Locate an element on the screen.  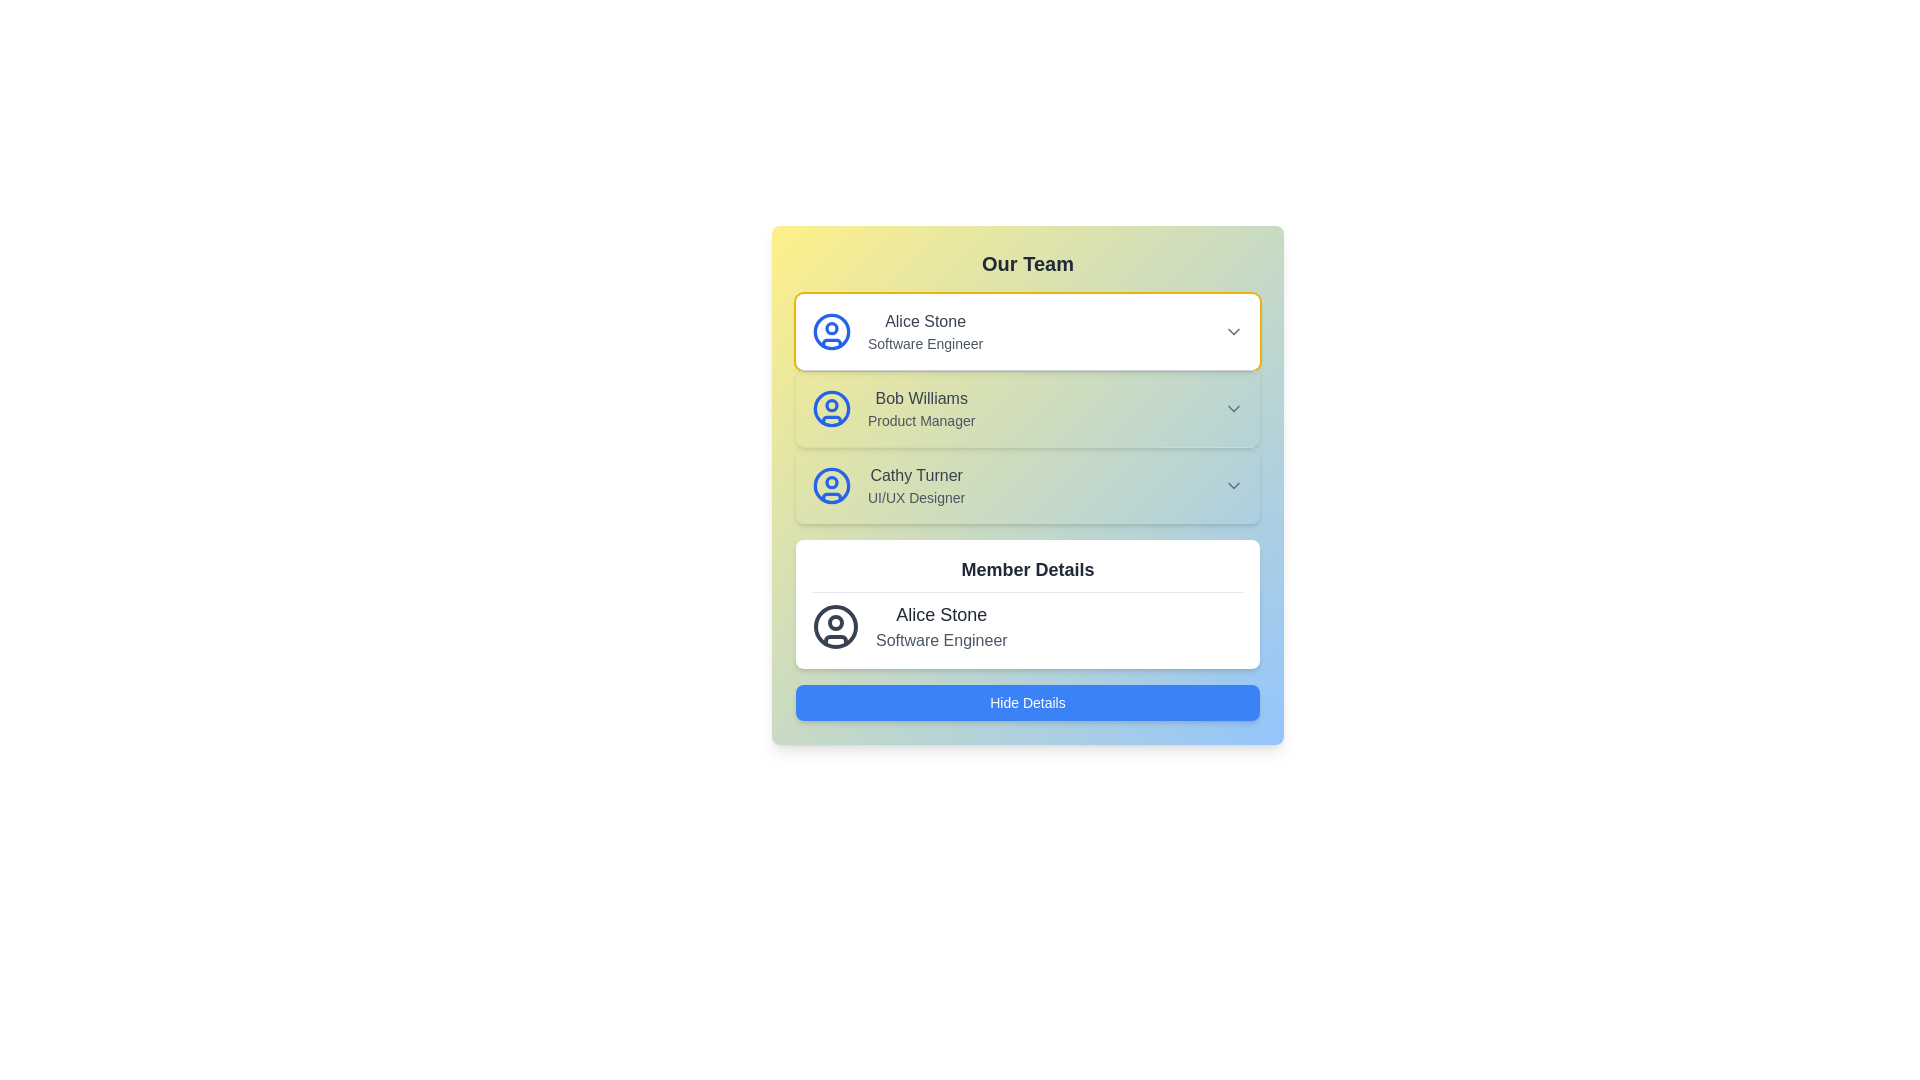
the selectable card representing a team member, which displays their name and role, located within the 'Our Team' section is located at coordinates (896, 330).